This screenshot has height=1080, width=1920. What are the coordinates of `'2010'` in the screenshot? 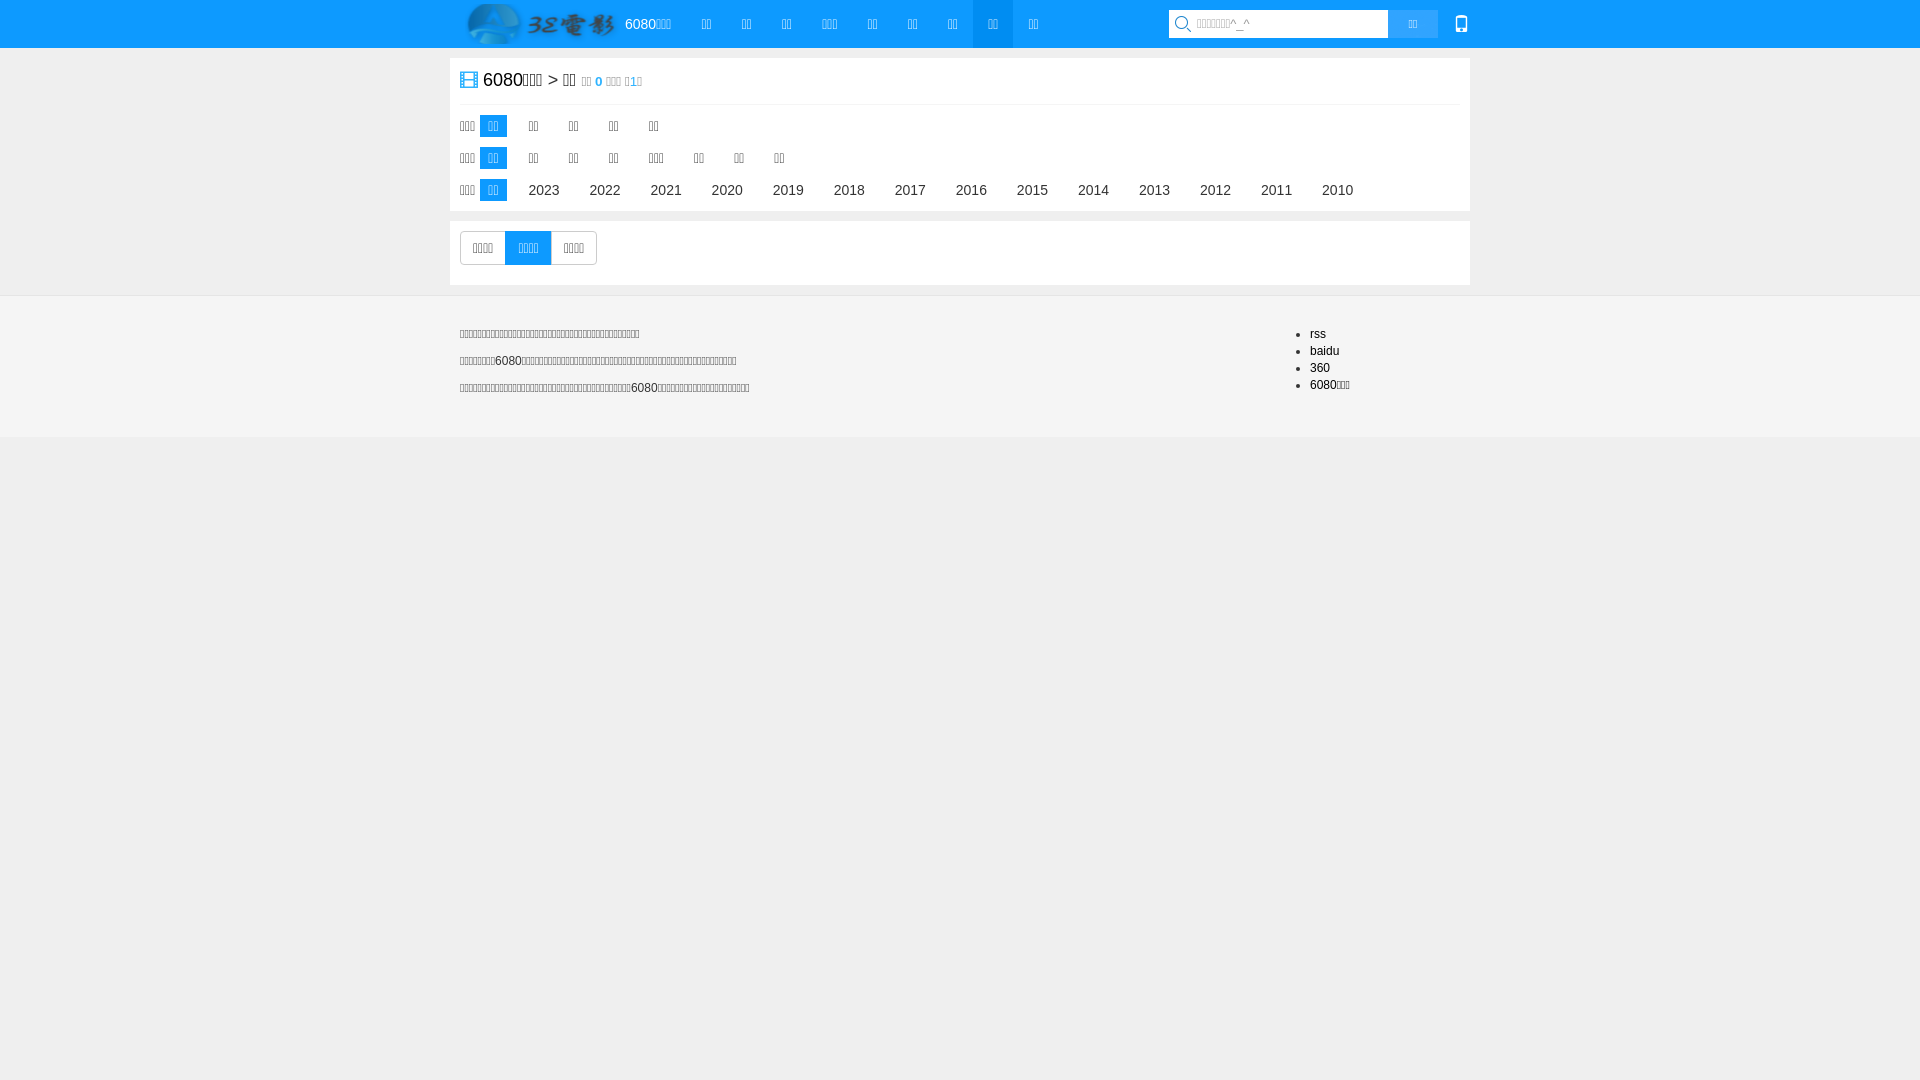 It's located at (1337, 189).